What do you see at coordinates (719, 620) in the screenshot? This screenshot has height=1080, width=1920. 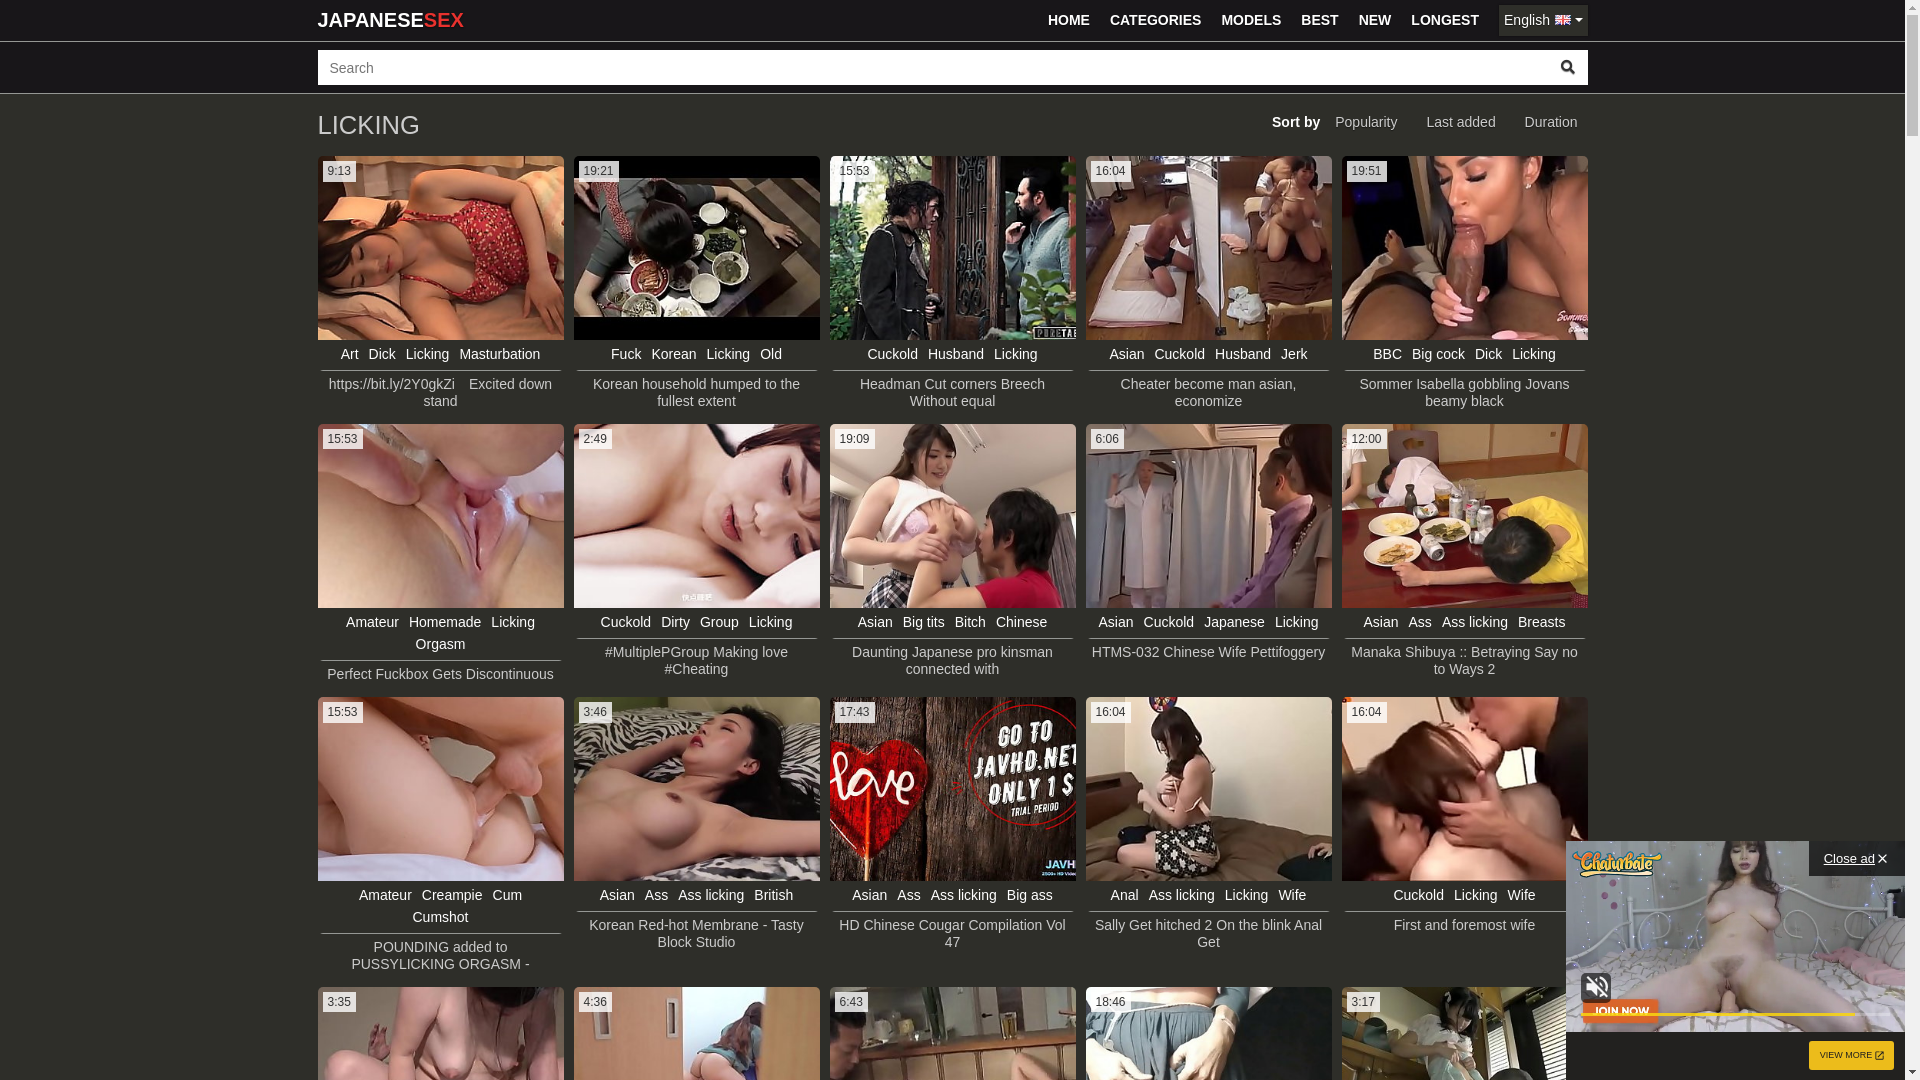 I see `'Group'` at bounding box center [719, 620].